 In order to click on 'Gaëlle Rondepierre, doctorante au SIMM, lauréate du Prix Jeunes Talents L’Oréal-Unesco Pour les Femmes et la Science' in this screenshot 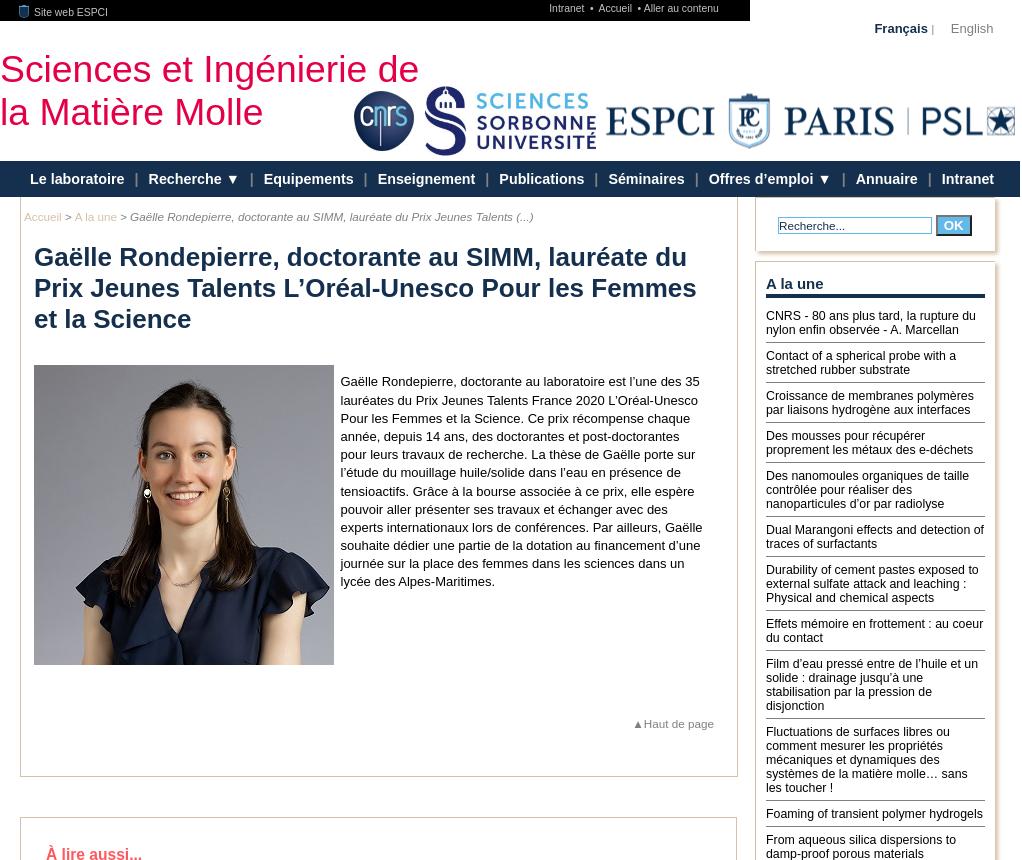, I will do `click(364, 287)`.